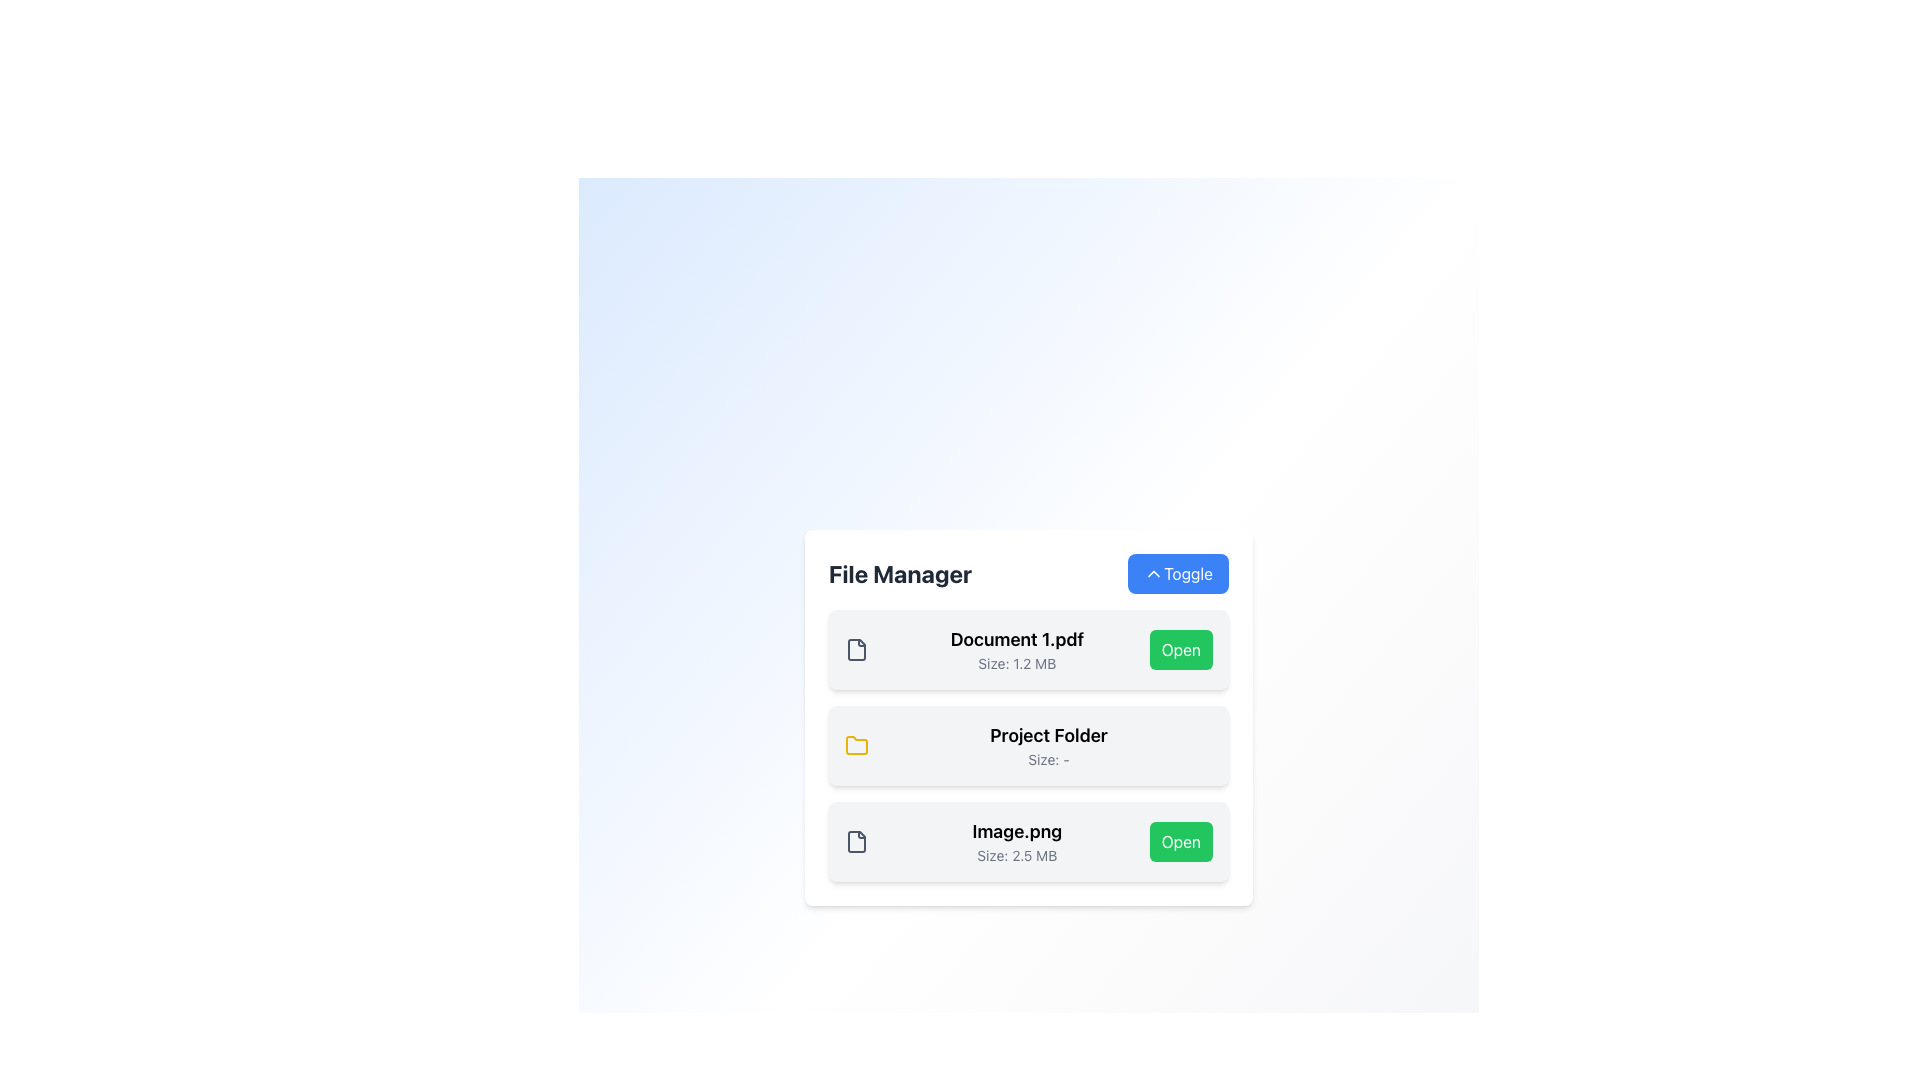 This screenshot has height=1080, width=1920. I want to click on the file manager card item, which includes an 'Open' button, so click(1028, 650).